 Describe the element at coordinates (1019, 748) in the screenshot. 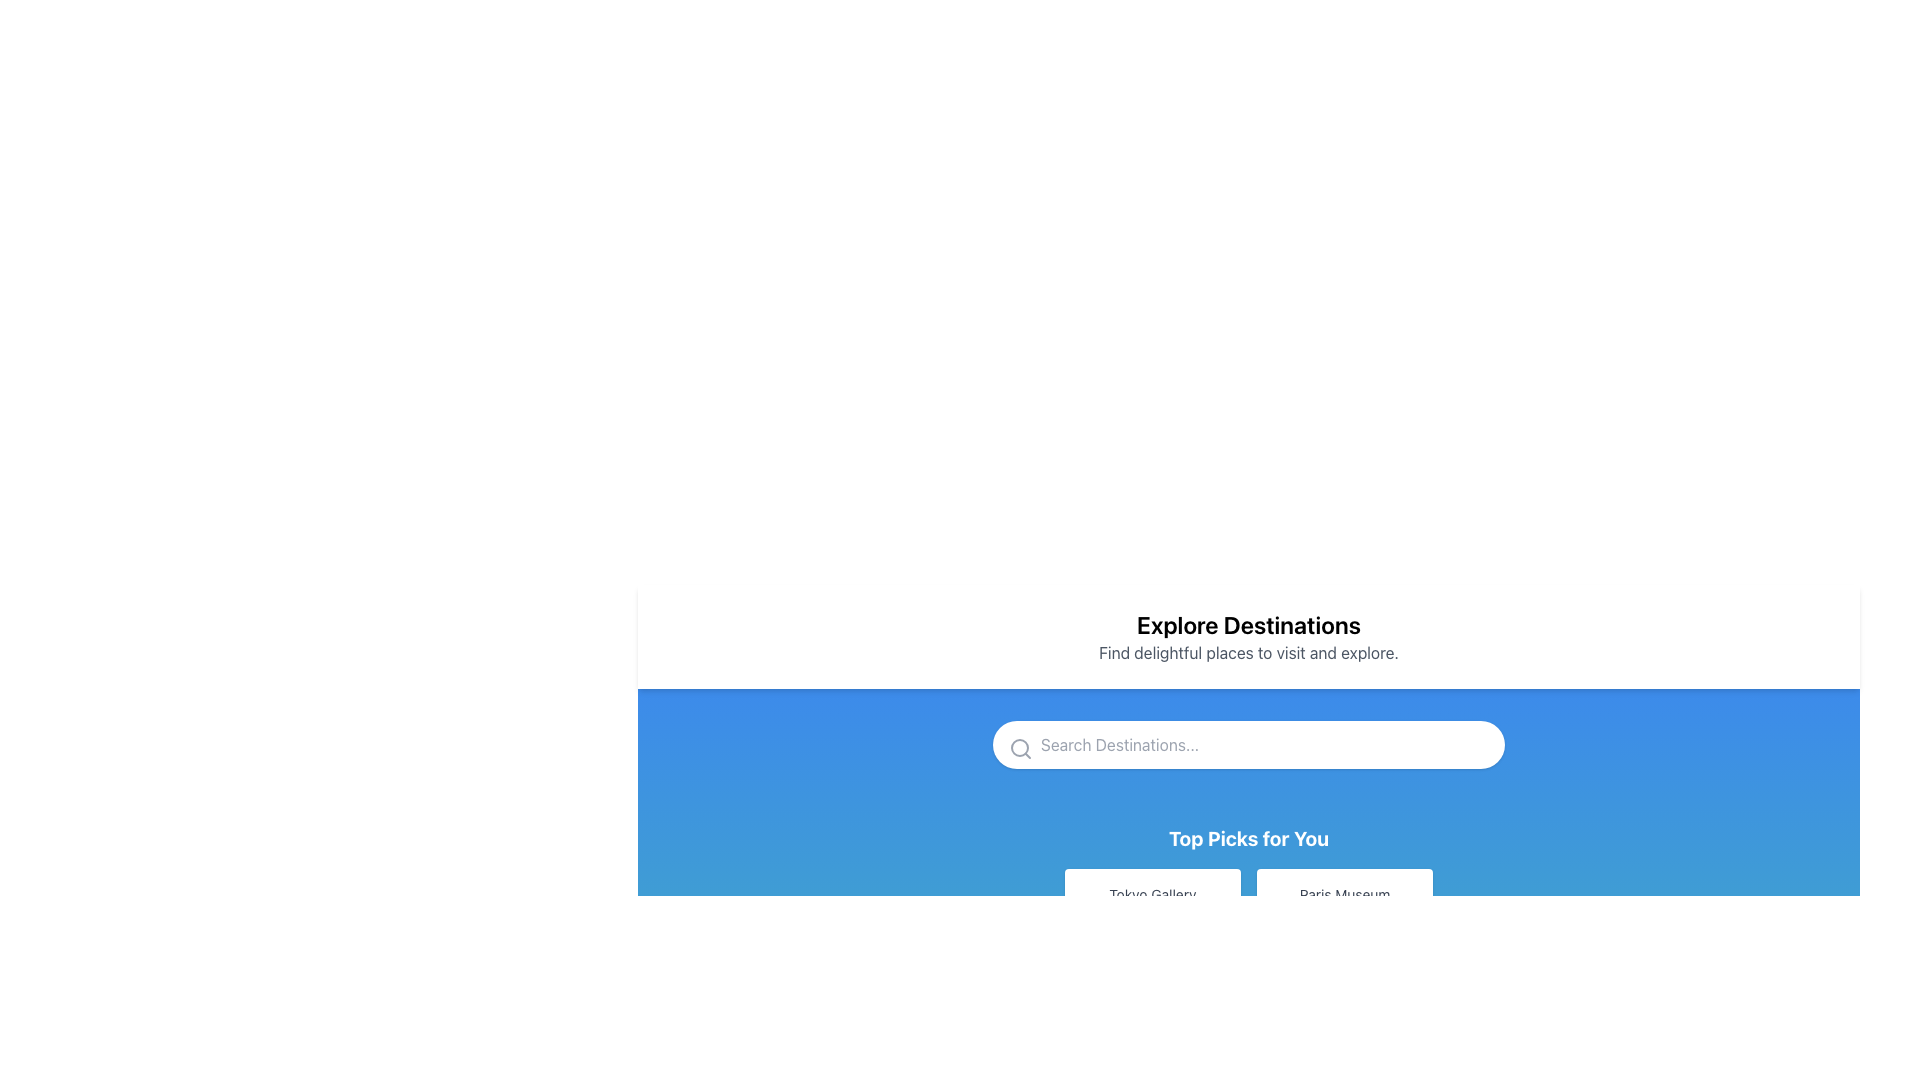

I see `the central grayish circle of the magnifying glass icon located in the upper middle section of the interface, just below the 'Explore Destinations' headline` at that location.